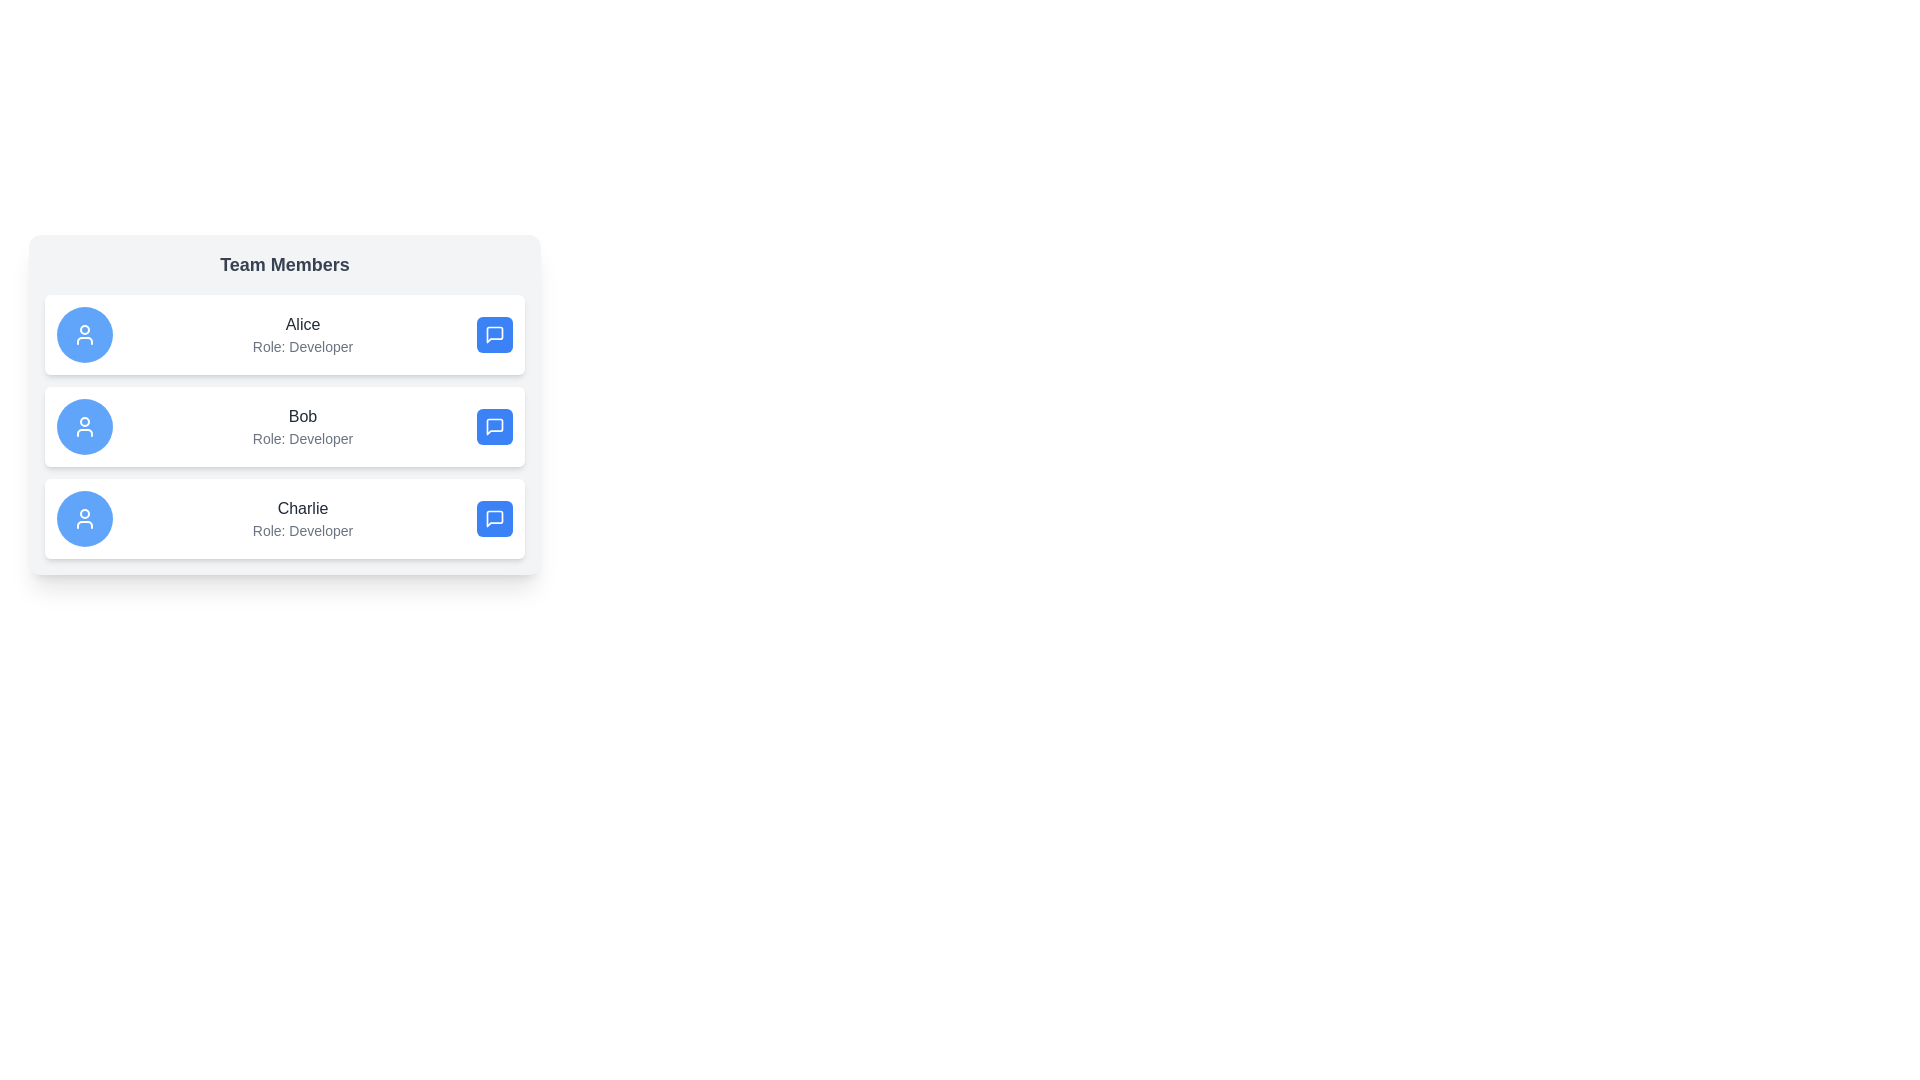  I want to click on the Text Display element showing 'Bob' and 'Role: Developer', which is vertically aligned and centered in its list item, so click(301, 426).